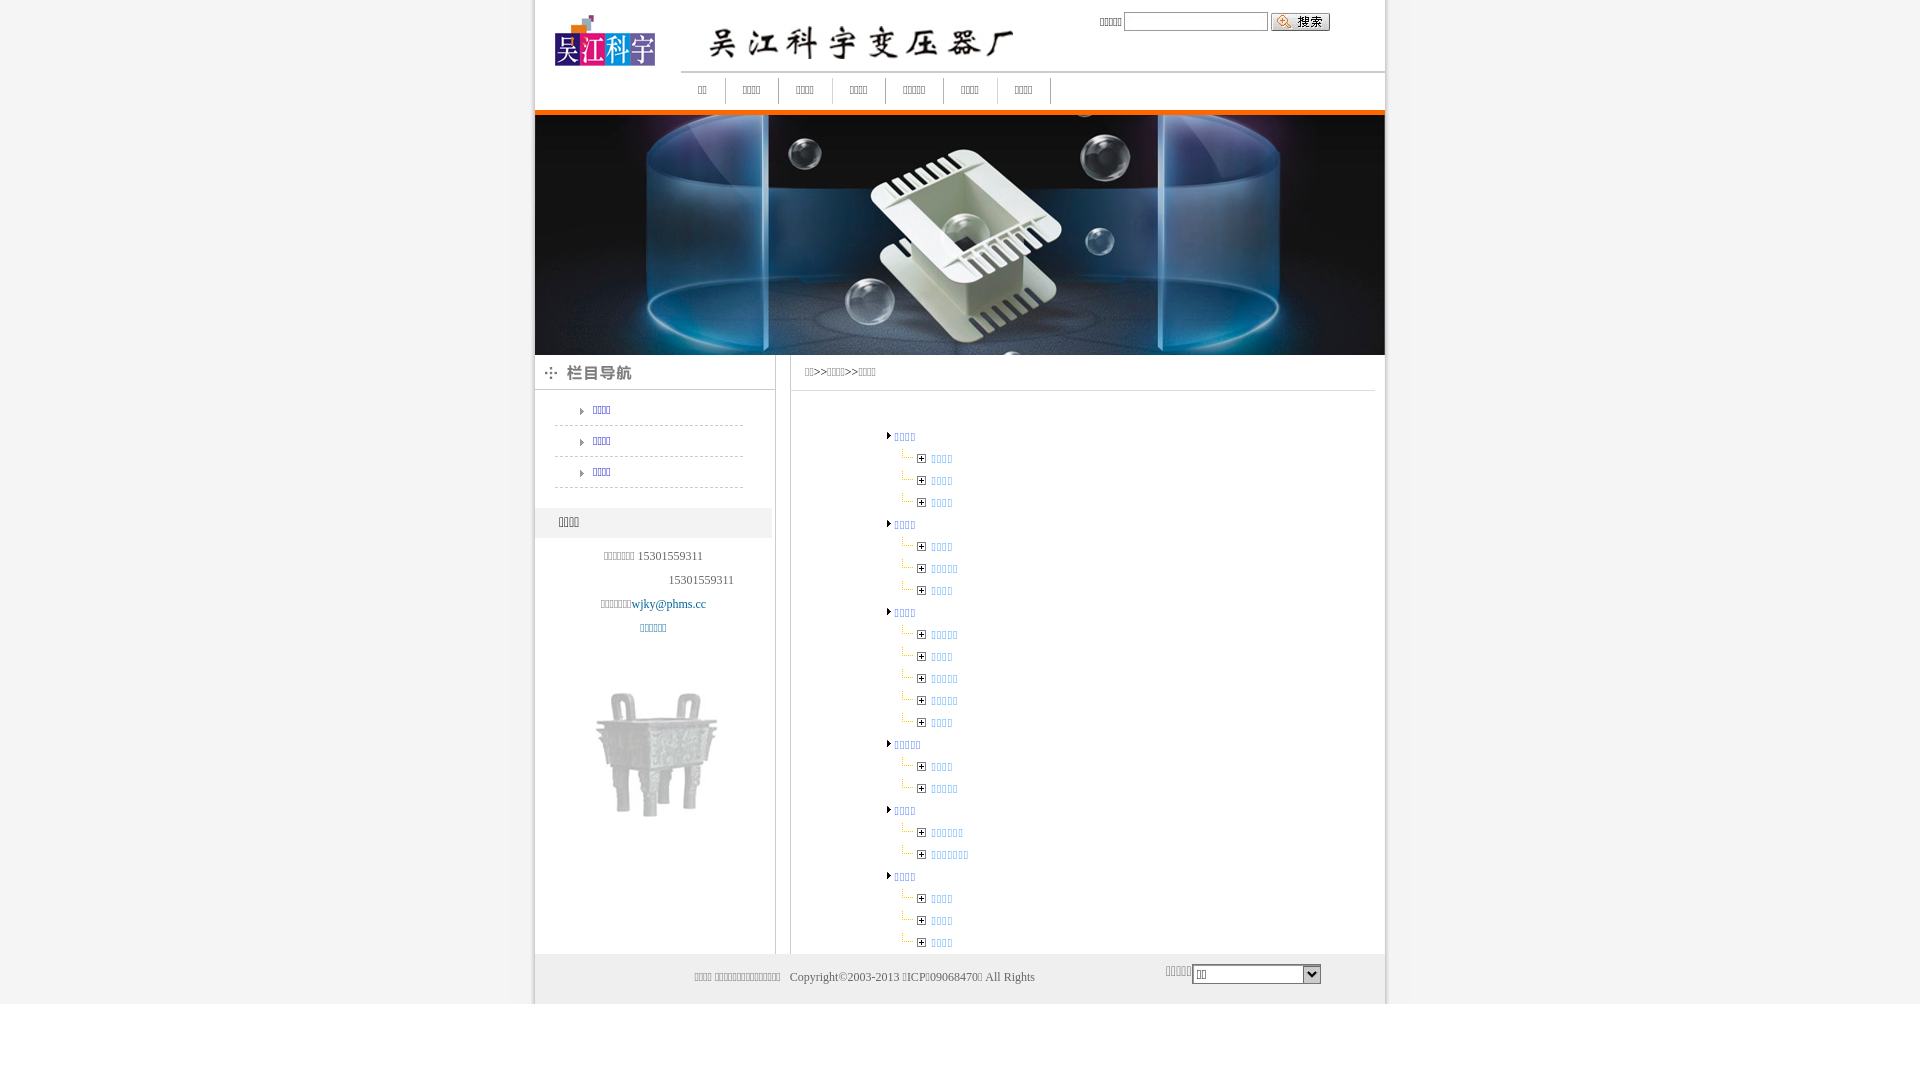 The height and width of the screenshot is (1080, 1920). Describe the element at coordinates (668, 603) in the screenshot. I see `'wjky@phms.cc'` at that location.